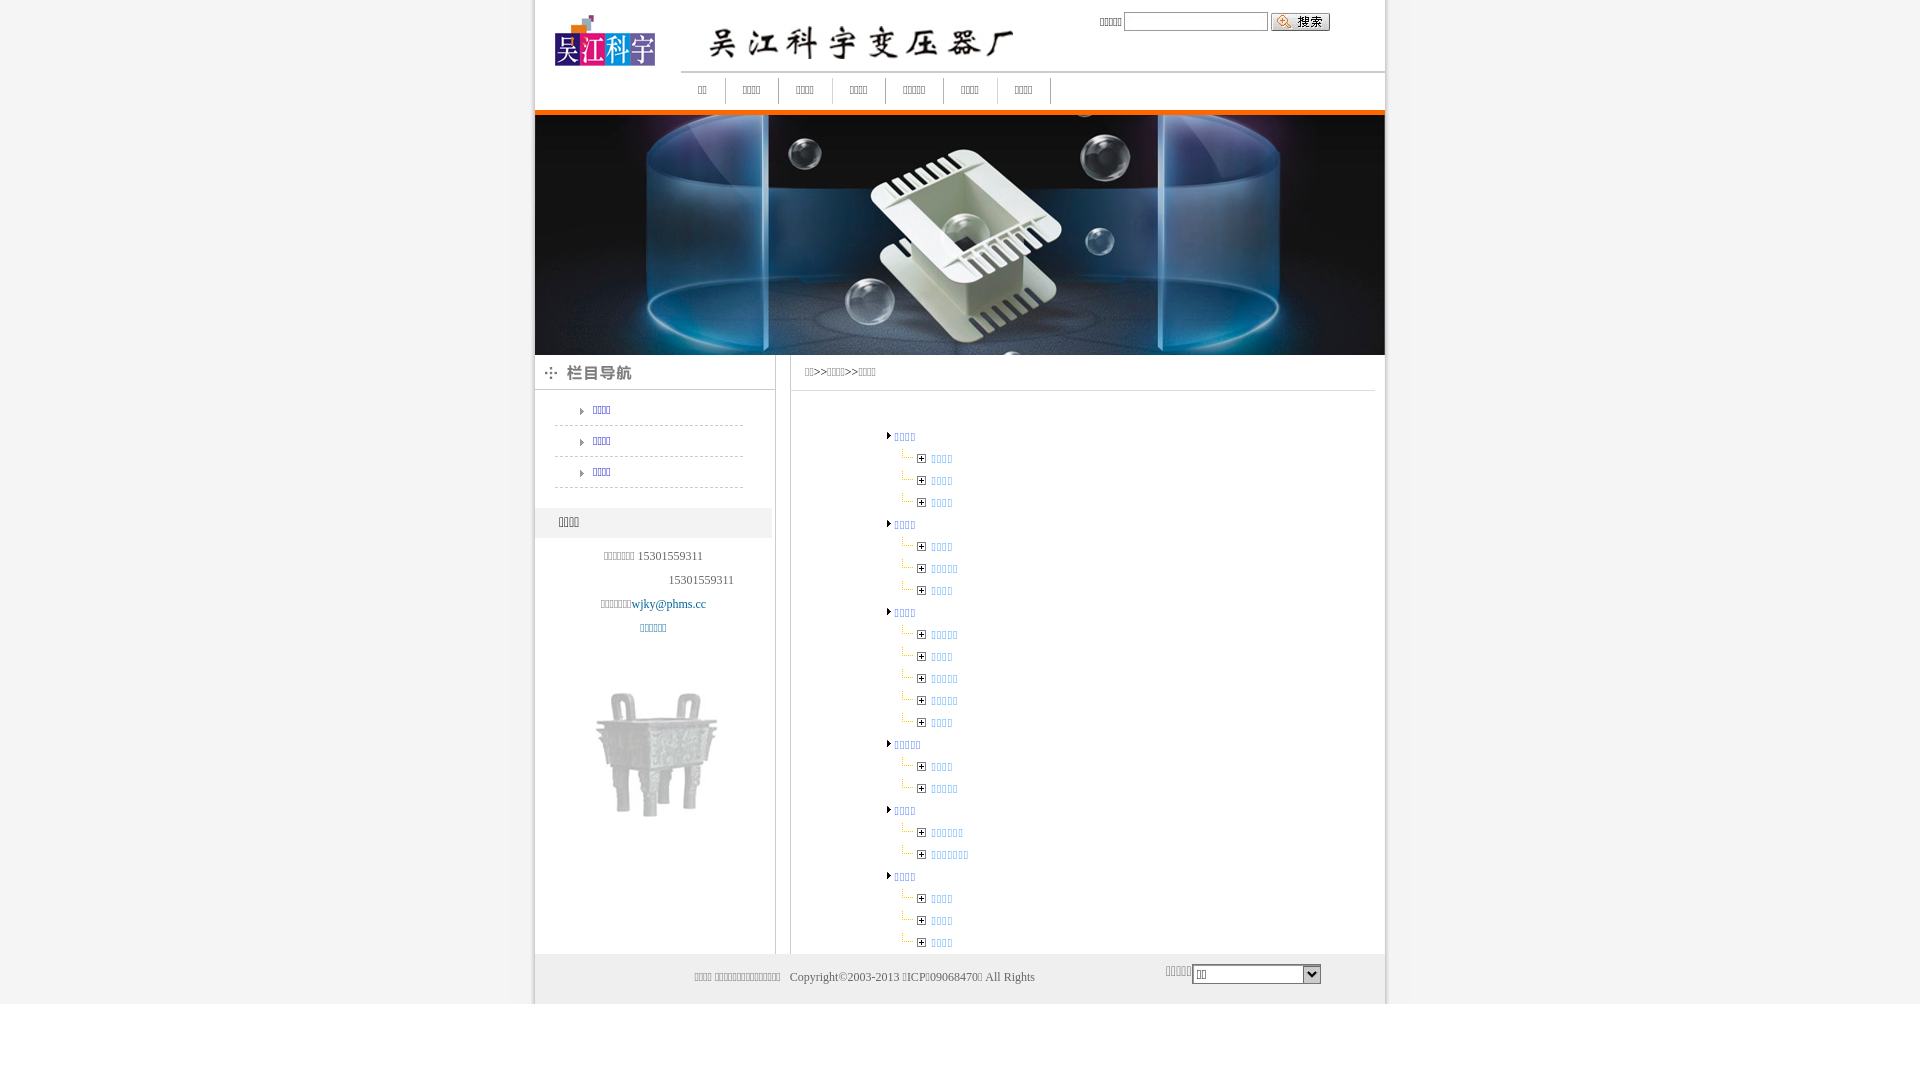 The height and width of the screenshot is (1080, 1920). Describe the element at coordinates (668, 603) in the screenshot. I see `'wjky@phms.cc'` at that location.